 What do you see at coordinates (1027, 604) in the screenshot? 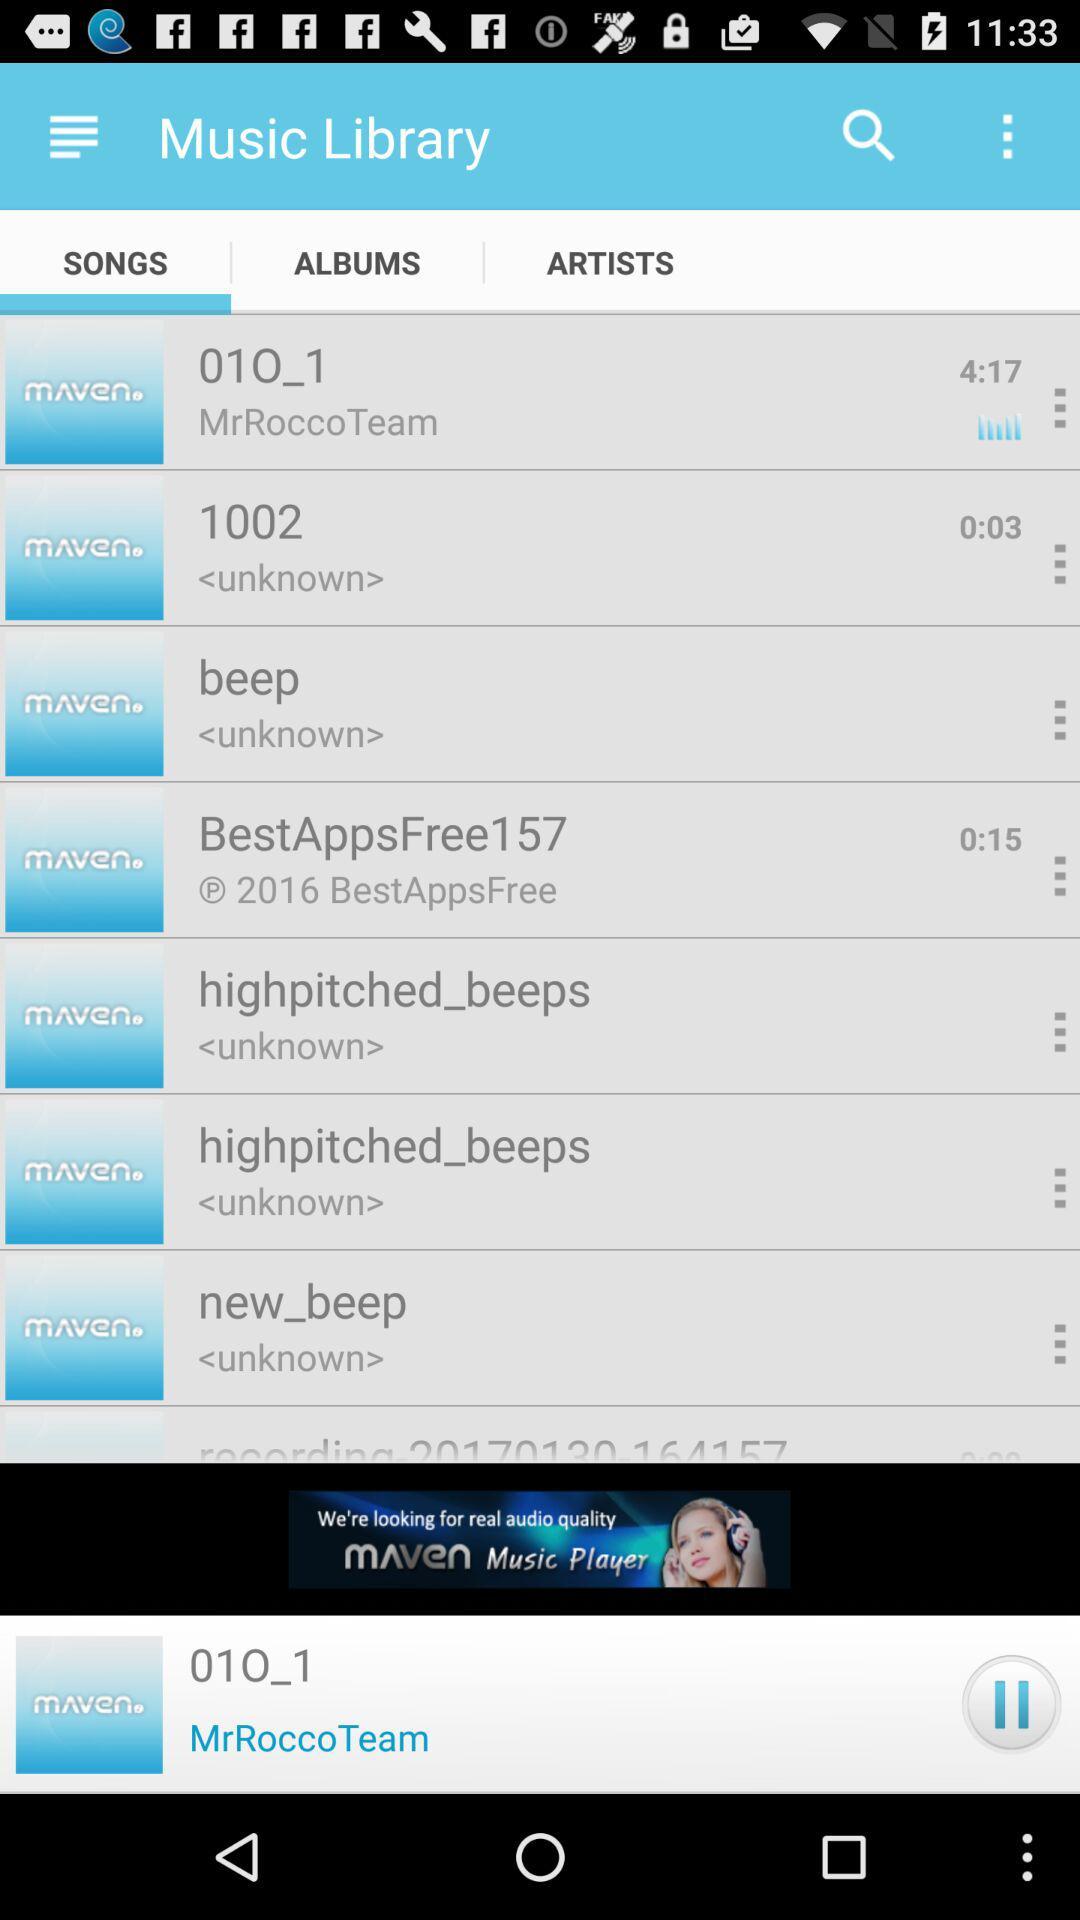
I see `the more icon` at bounding box center [1027, 604].